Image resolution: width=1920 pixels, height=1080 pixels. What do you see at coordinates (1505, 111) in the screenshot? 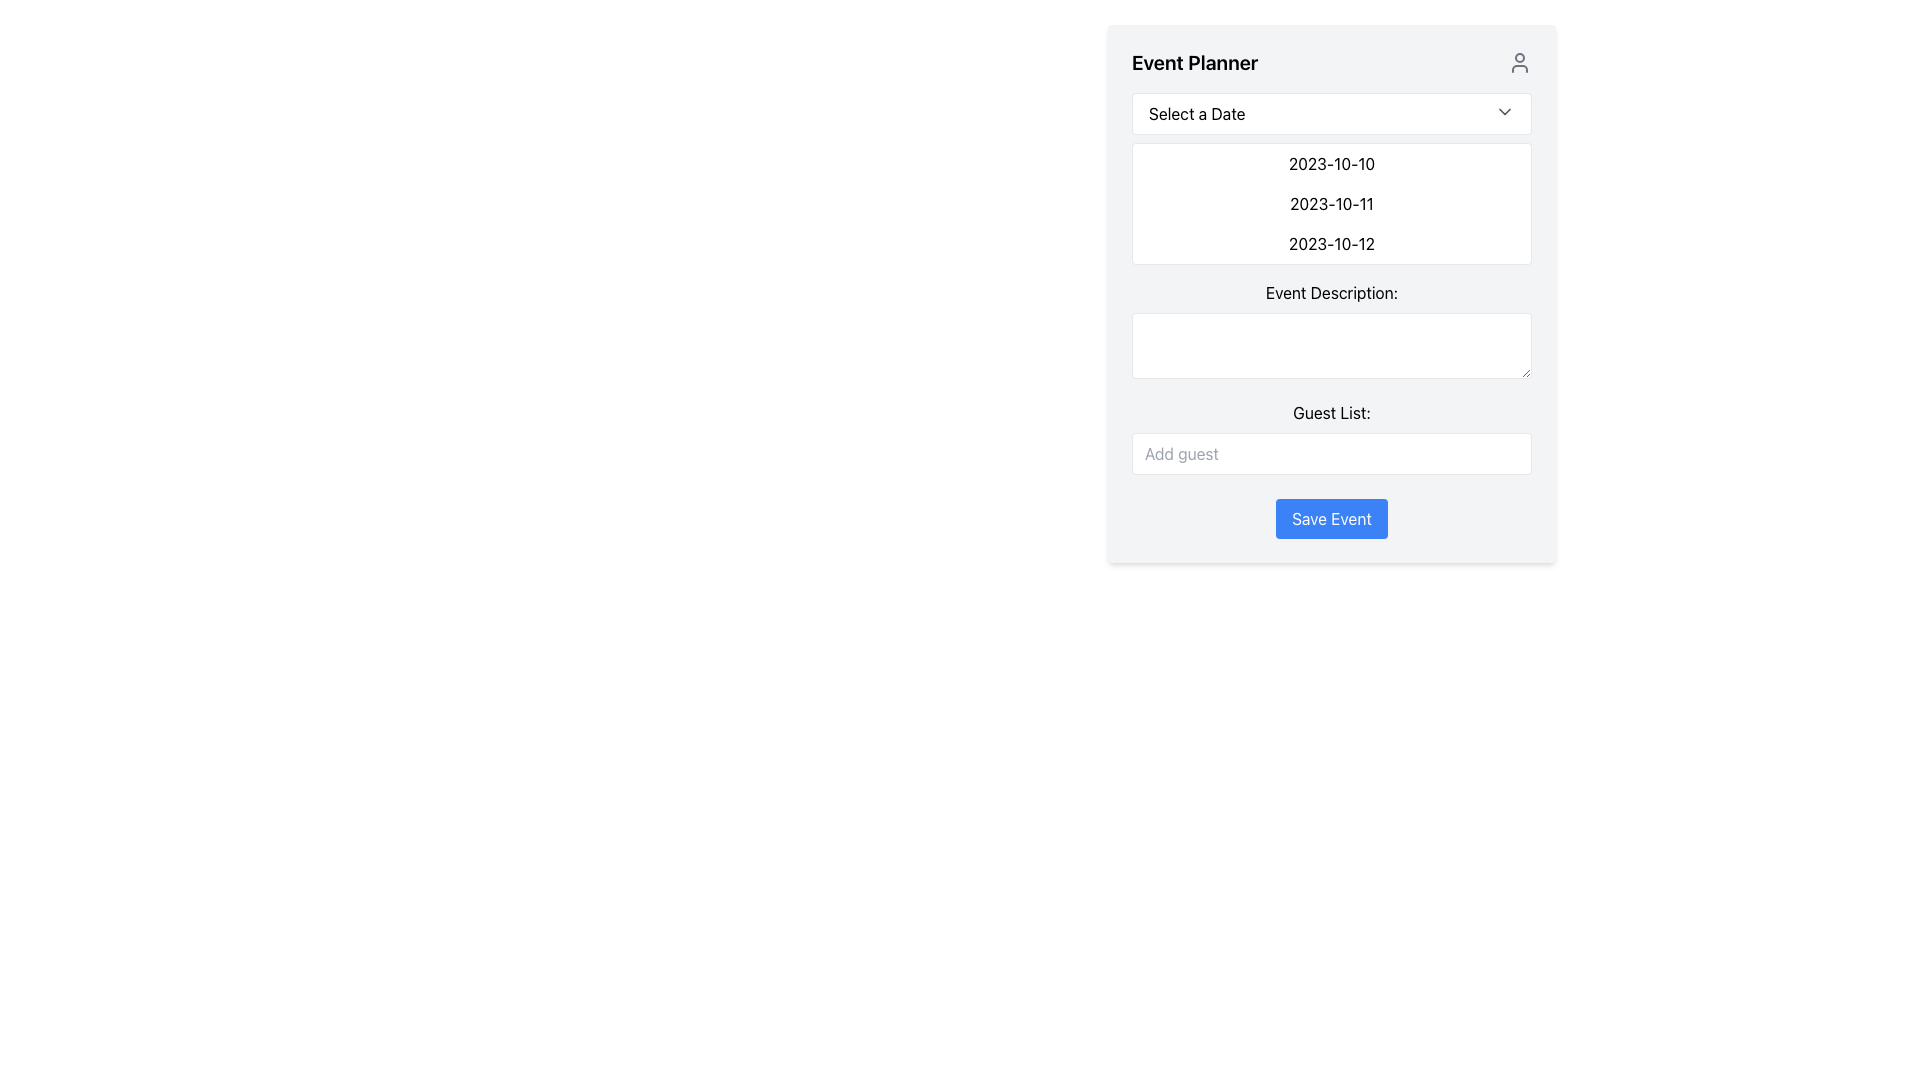
I see `the Dropdown toggle icon located within the 'Select a Date' box in the 'Event Planner' interface` at bounding box center [1505, 111].